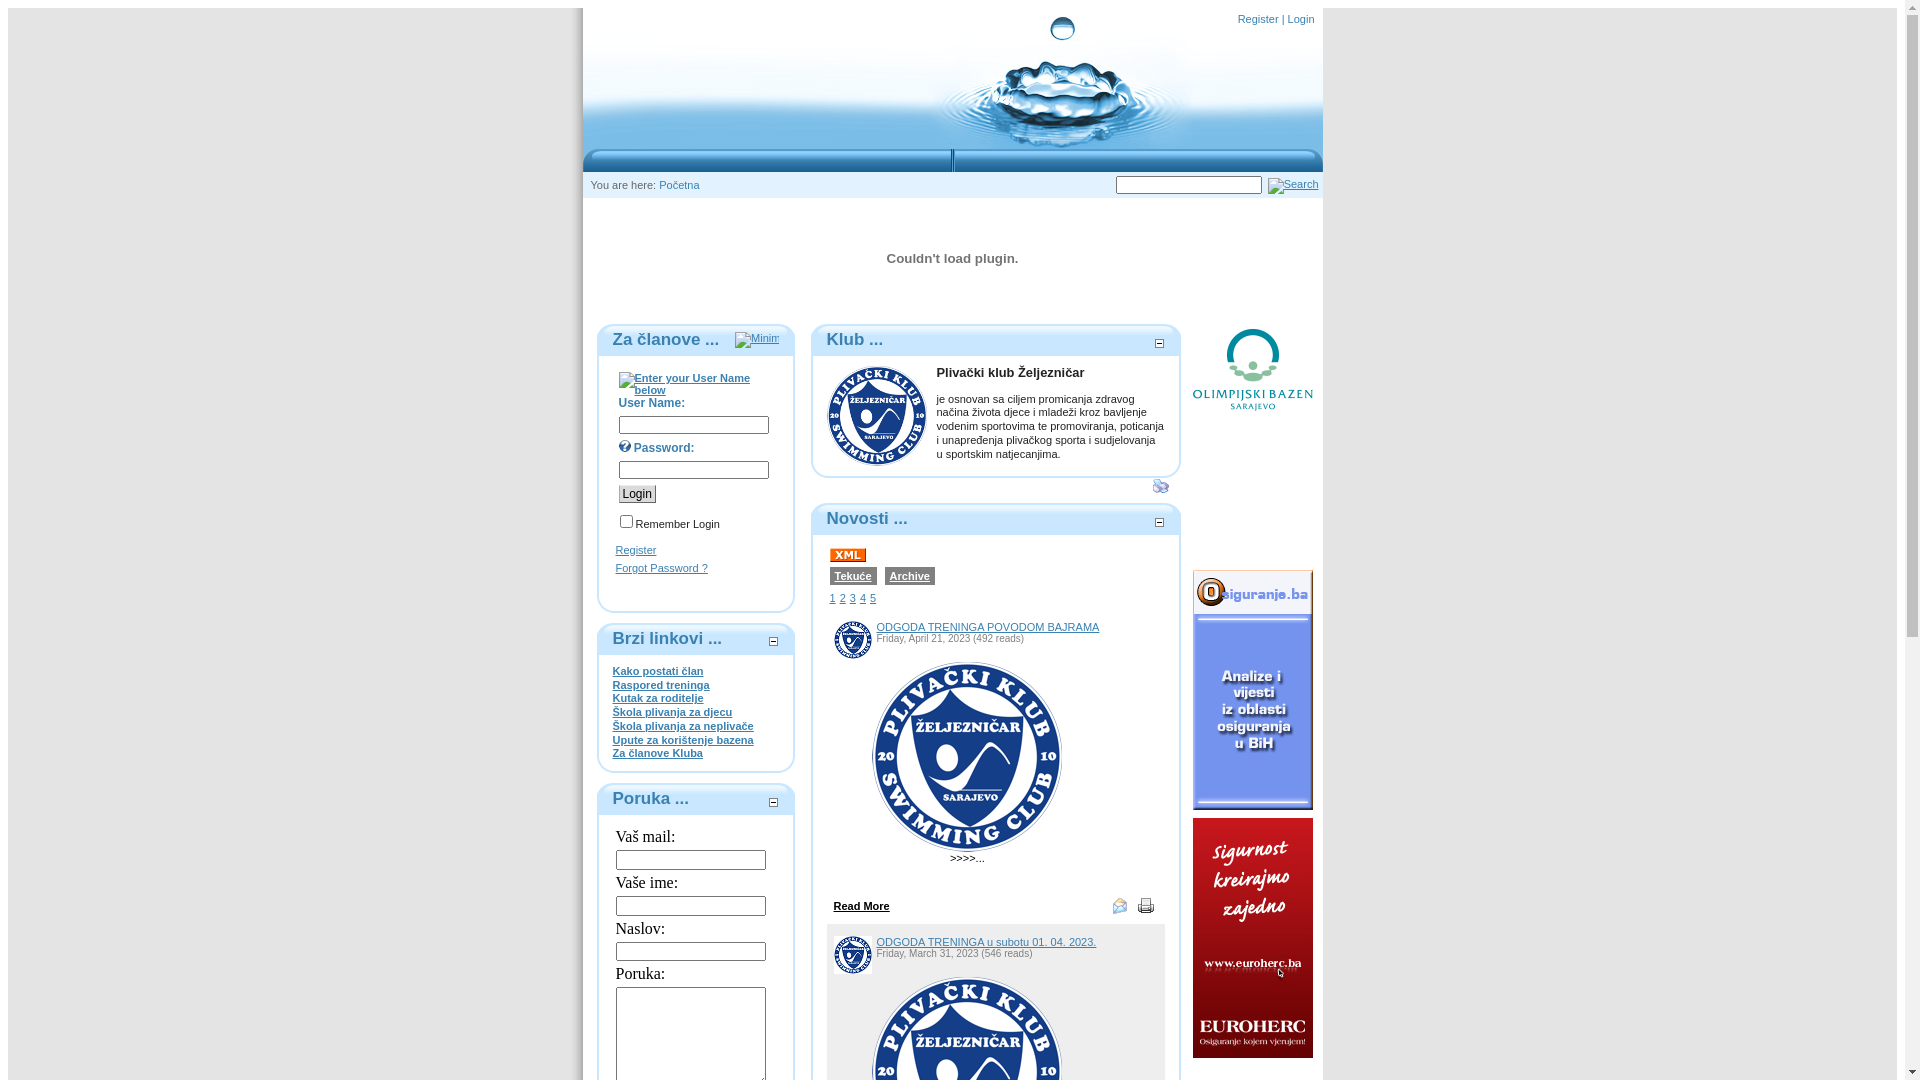  Describe the element at coordinates (635, 550) in the screenshot. I see `'Register'` at that location.